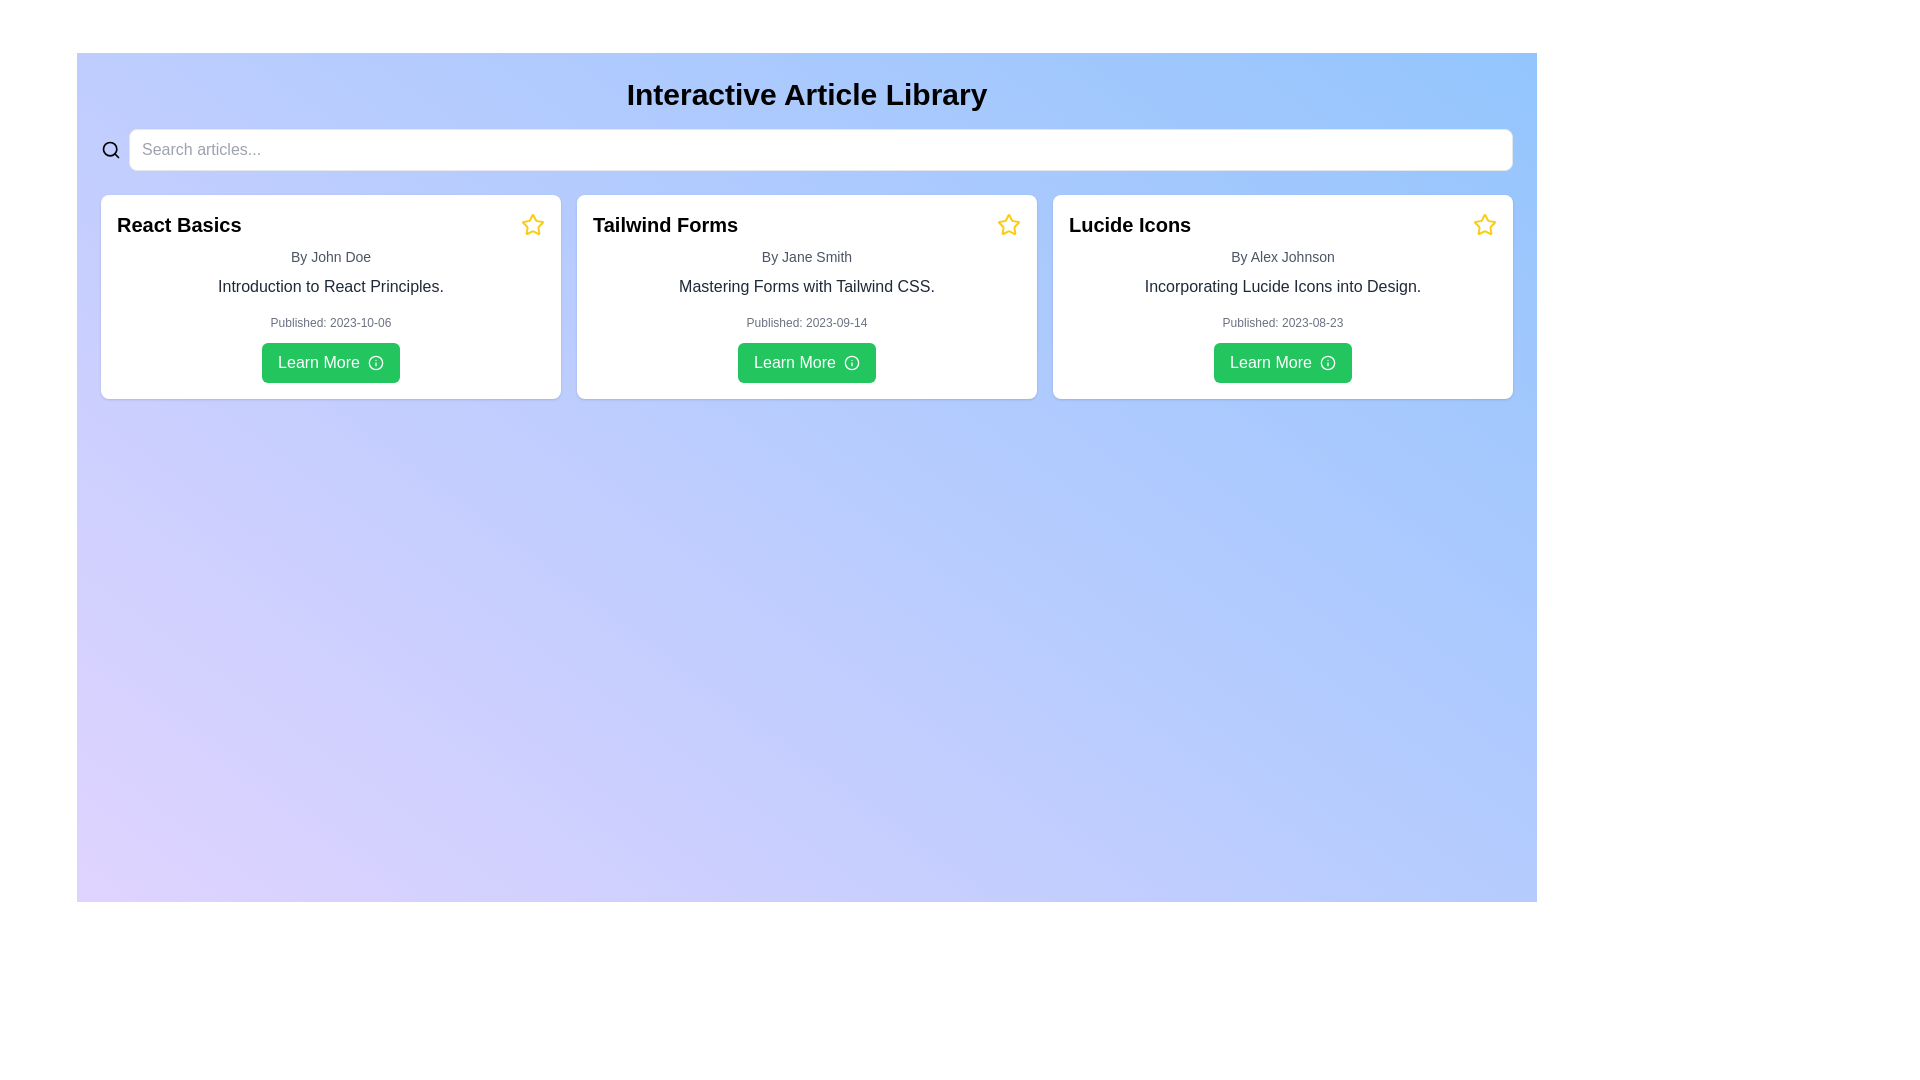  I want to click on the search lens icon located at the top left of the search bar to initiate the search, so click(109, 149).